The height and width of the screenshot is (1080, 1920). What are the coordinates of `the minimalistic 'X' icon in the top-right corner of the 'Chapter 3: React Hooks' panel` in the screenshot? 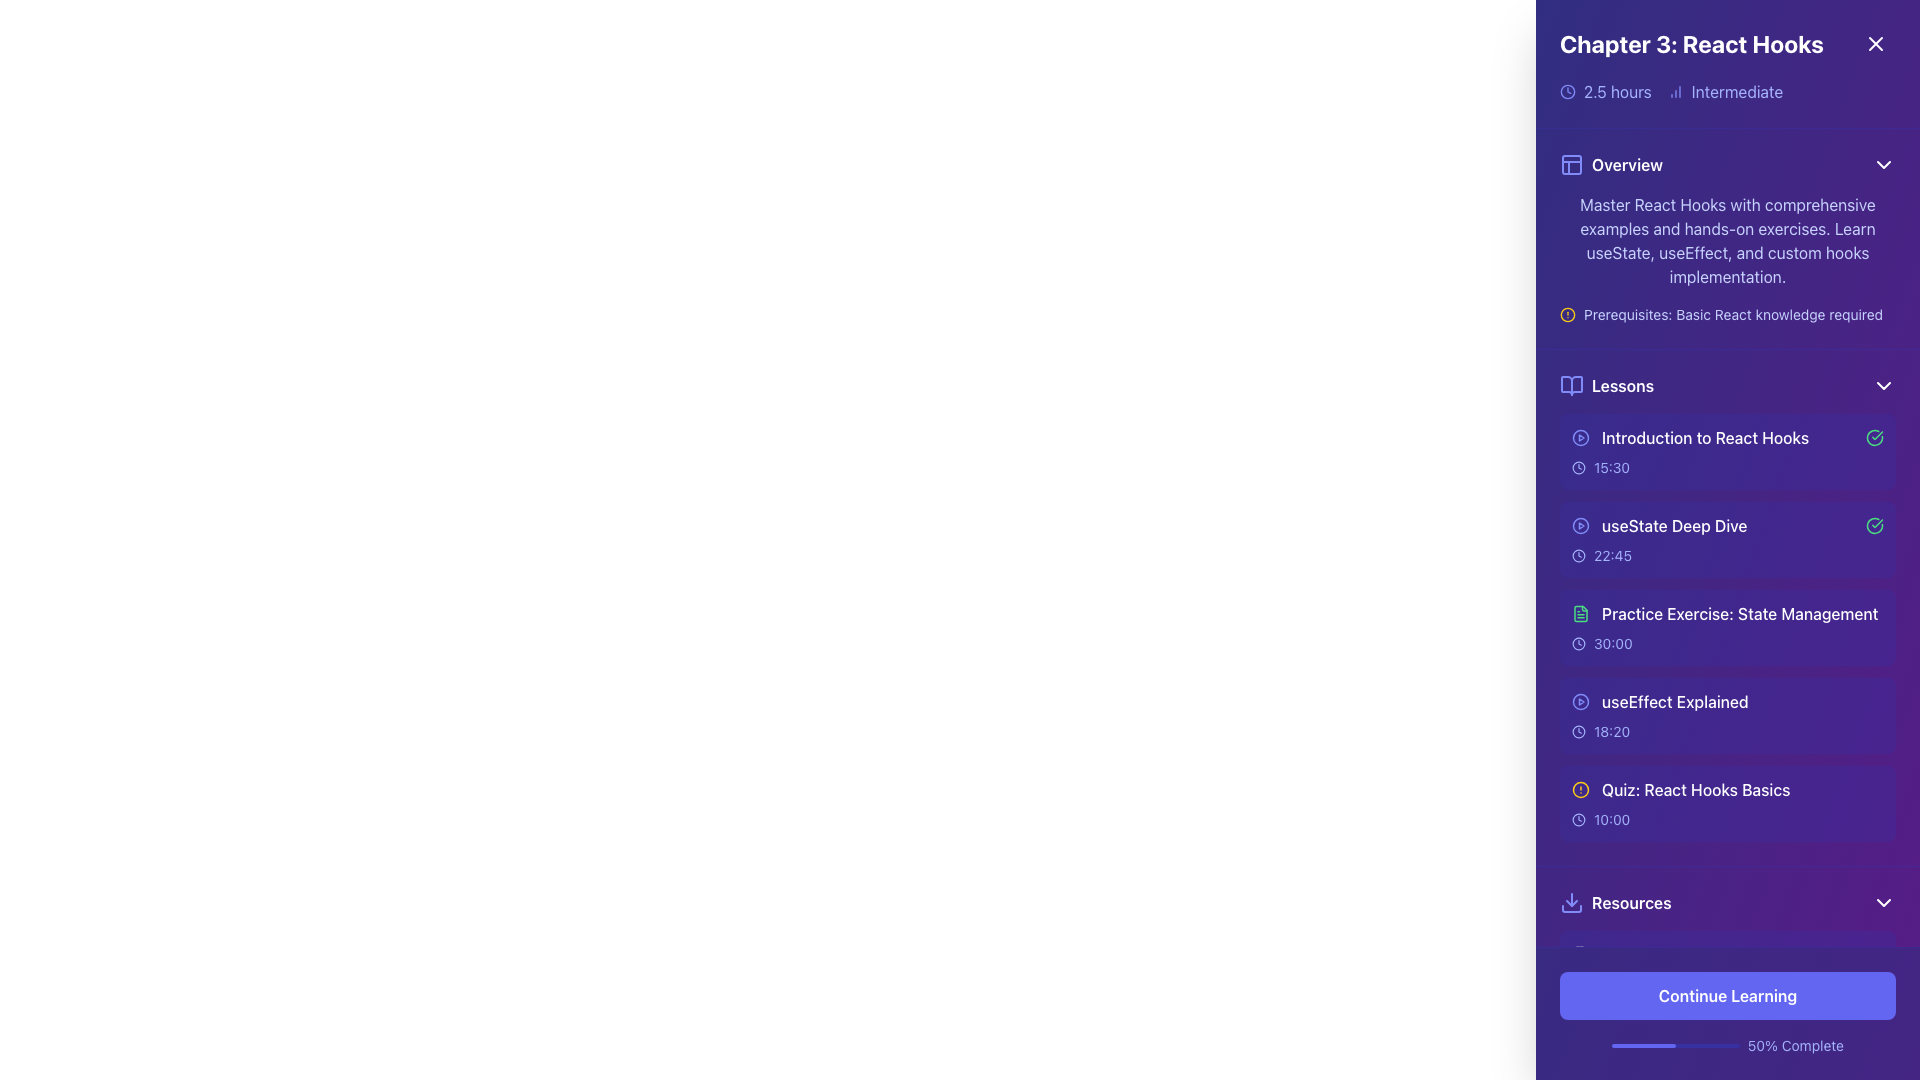 It's located at (1875, 43).